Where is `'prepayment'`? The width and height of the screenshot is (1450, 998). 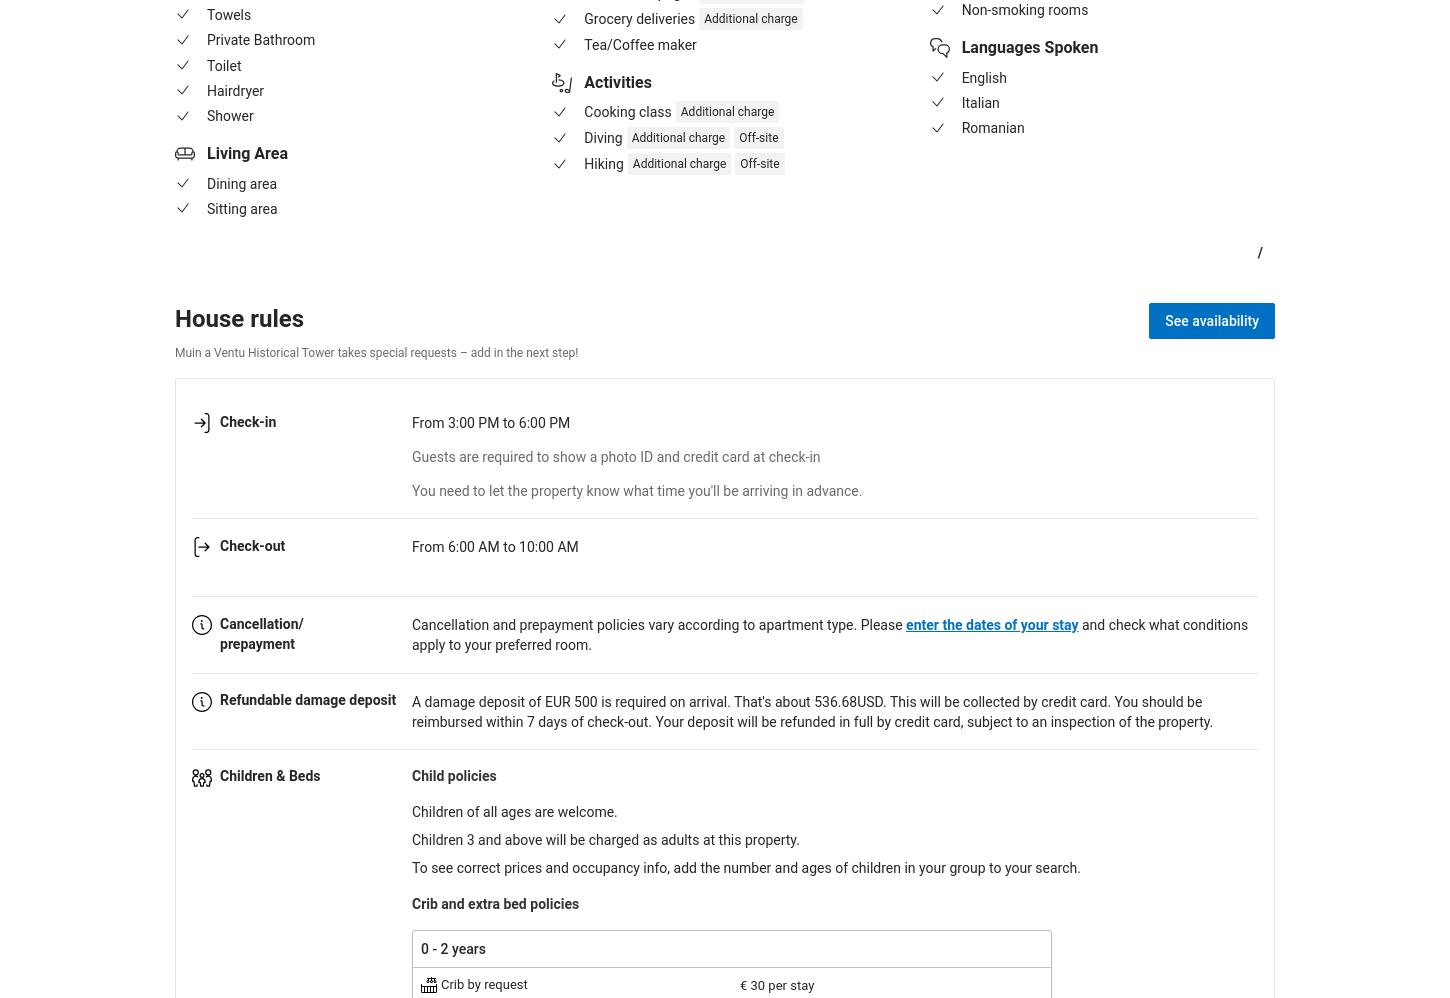
'prepayment' is located at coordinates (257, 643).